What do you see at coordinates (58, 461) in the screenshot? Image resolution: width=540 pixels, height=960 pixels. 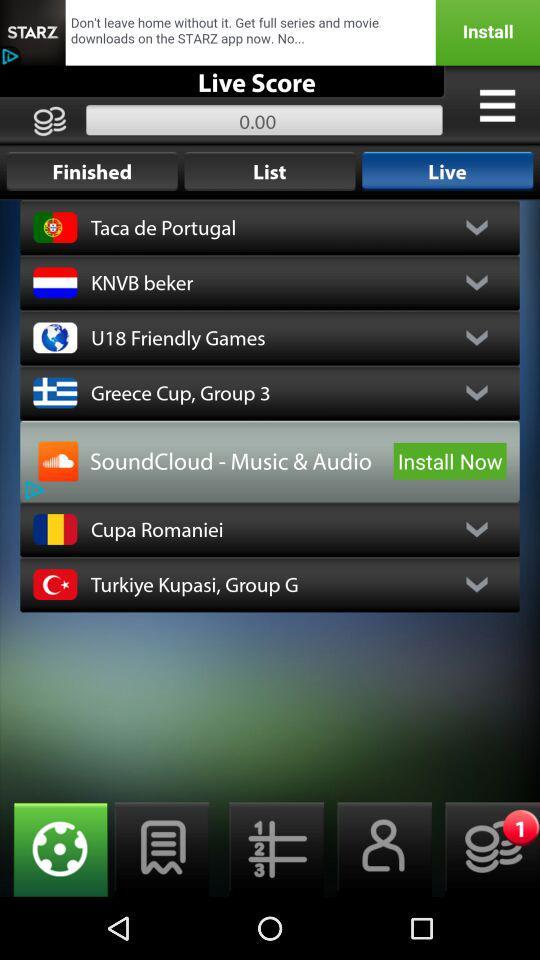 I see `profile image` at bounding box center [58, 461].